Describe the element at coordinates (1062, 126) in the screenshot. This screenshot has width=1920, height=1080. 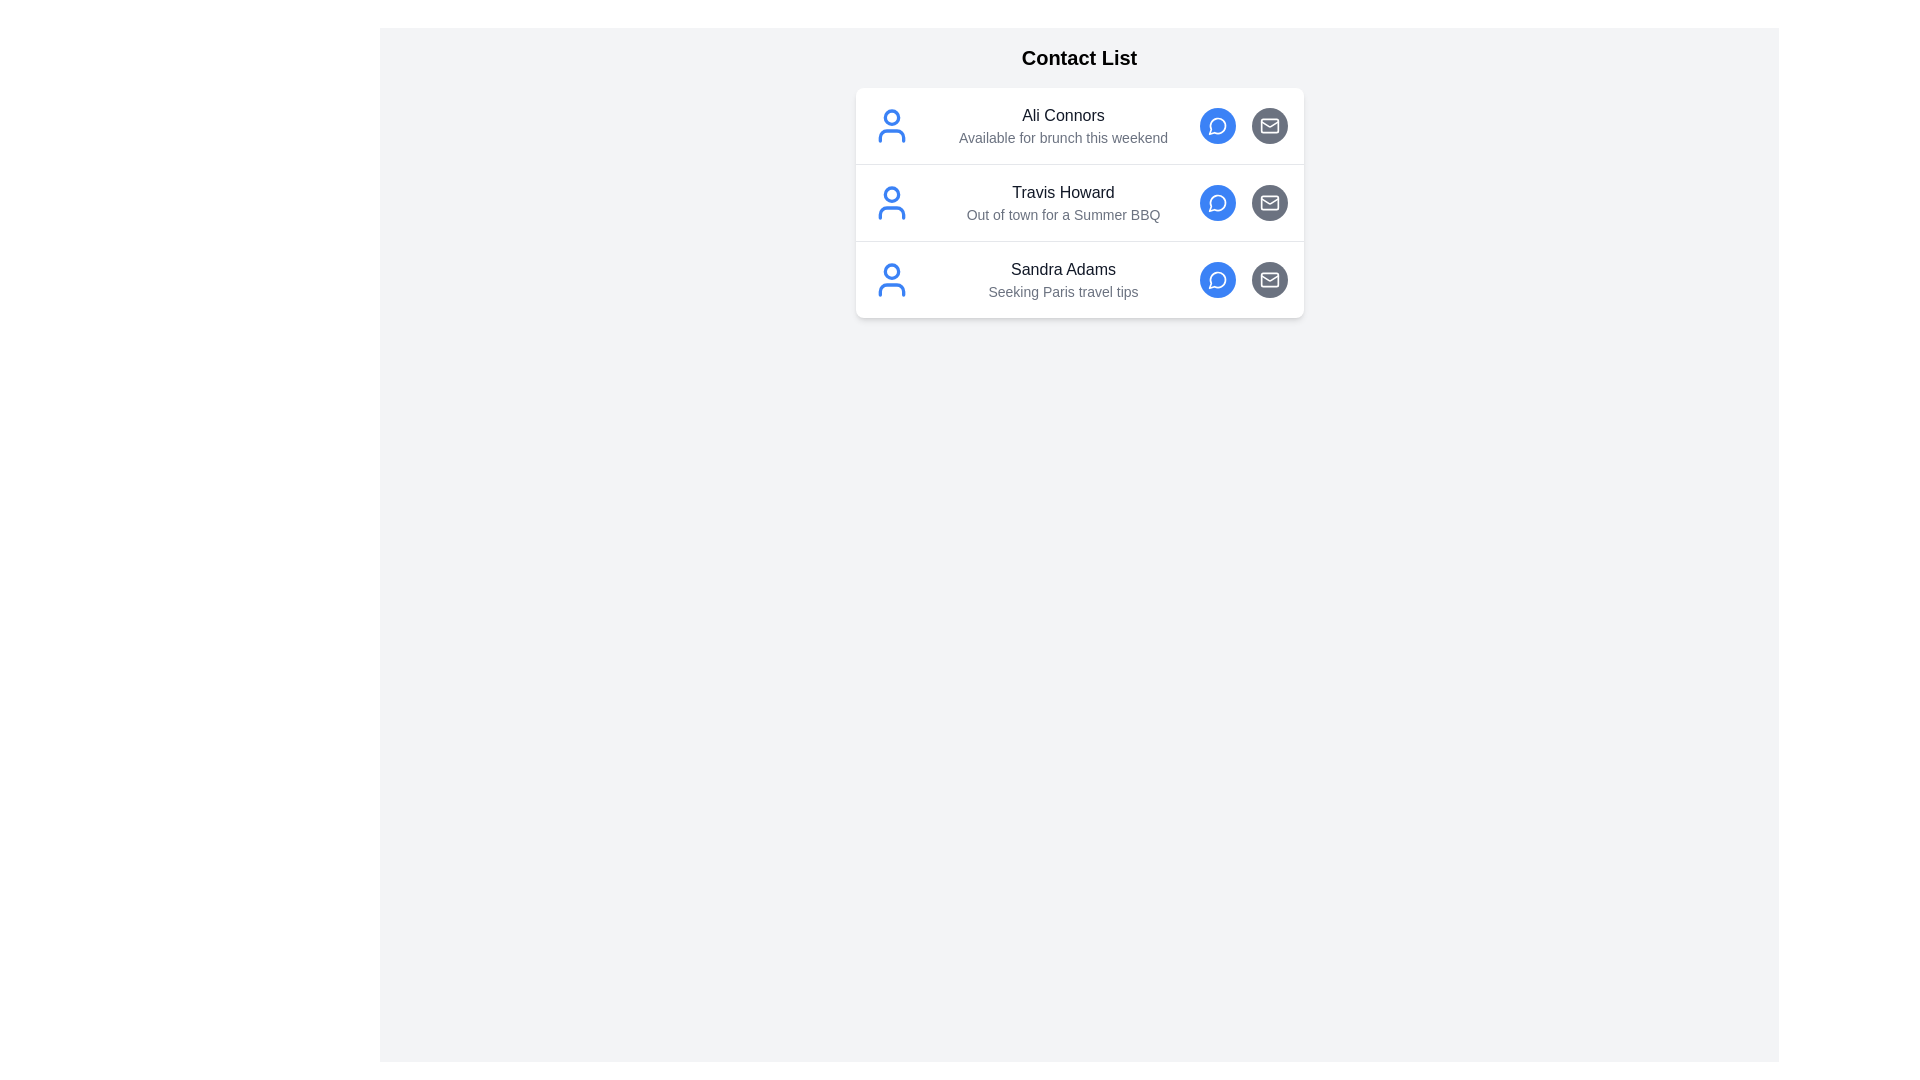
I see `the topmost Contact List Item displaying 'Ali Connors'` at that location.